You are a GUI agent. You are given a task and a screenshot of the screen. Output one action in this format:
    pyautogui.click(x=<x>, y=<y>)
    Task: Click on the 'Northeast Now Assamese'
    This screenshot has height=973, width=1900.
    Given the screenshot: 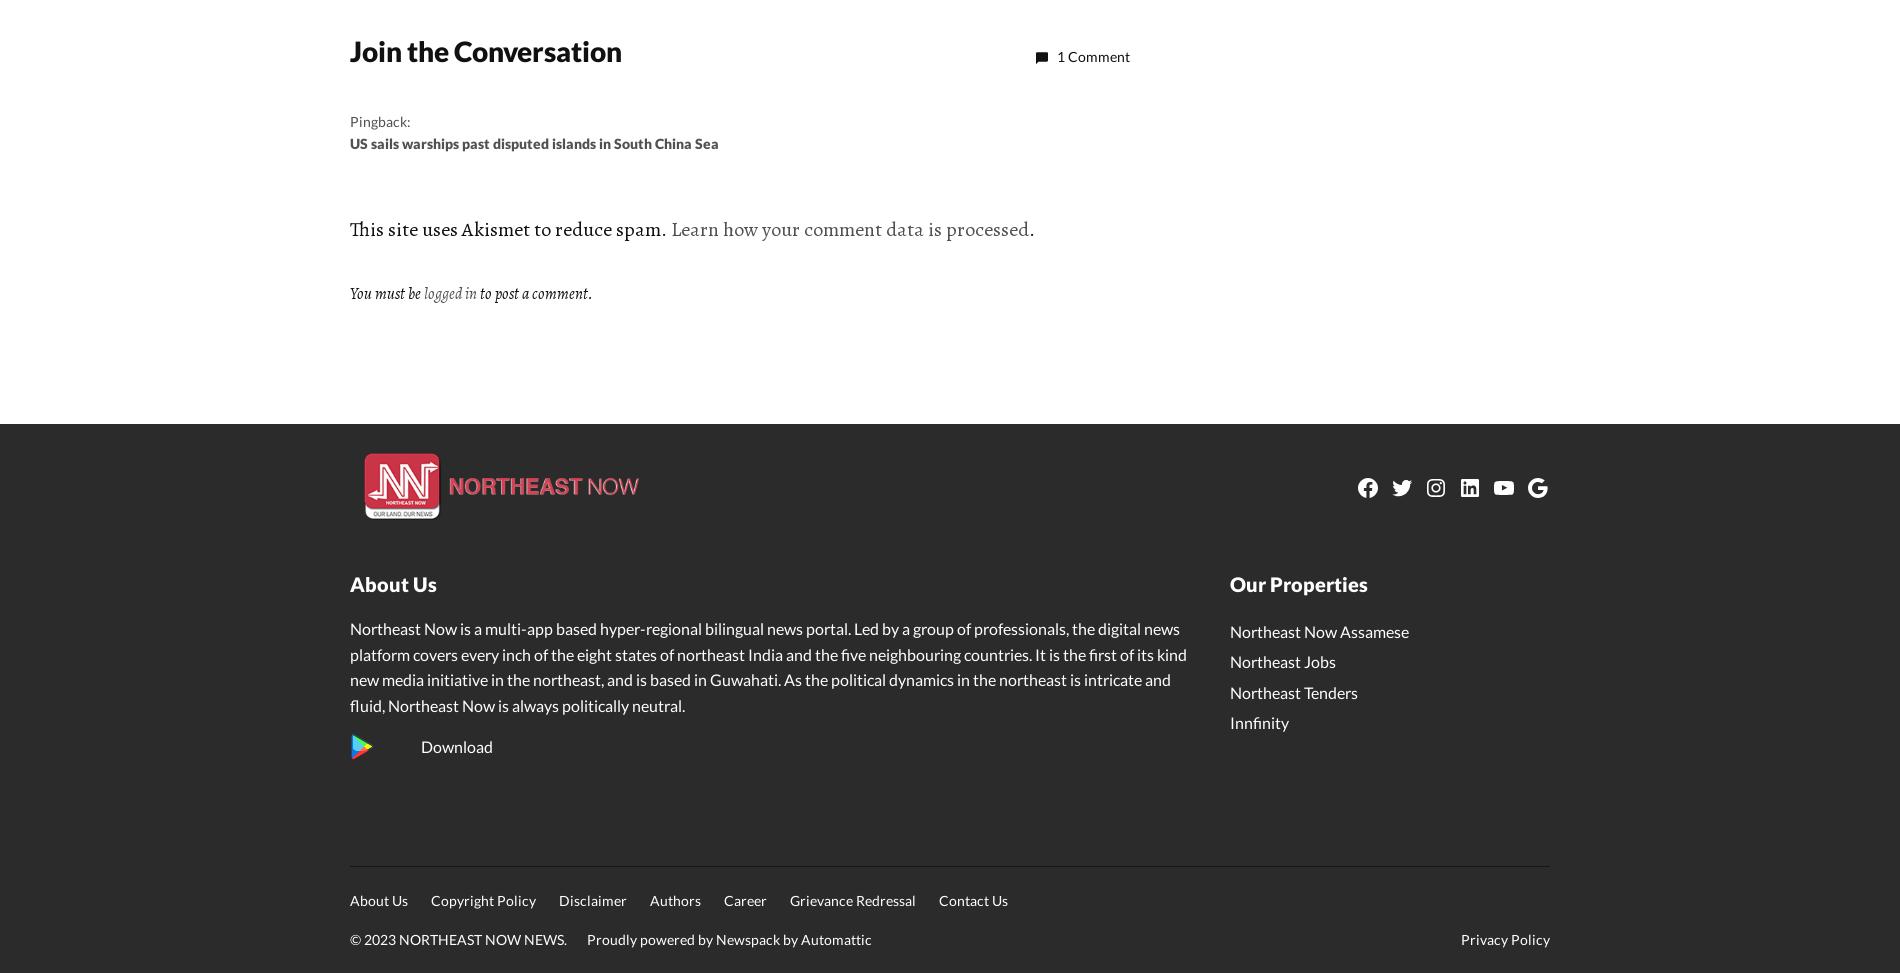 What is the action you would take?
    pyautogui.click(x=1318, y=629)
    